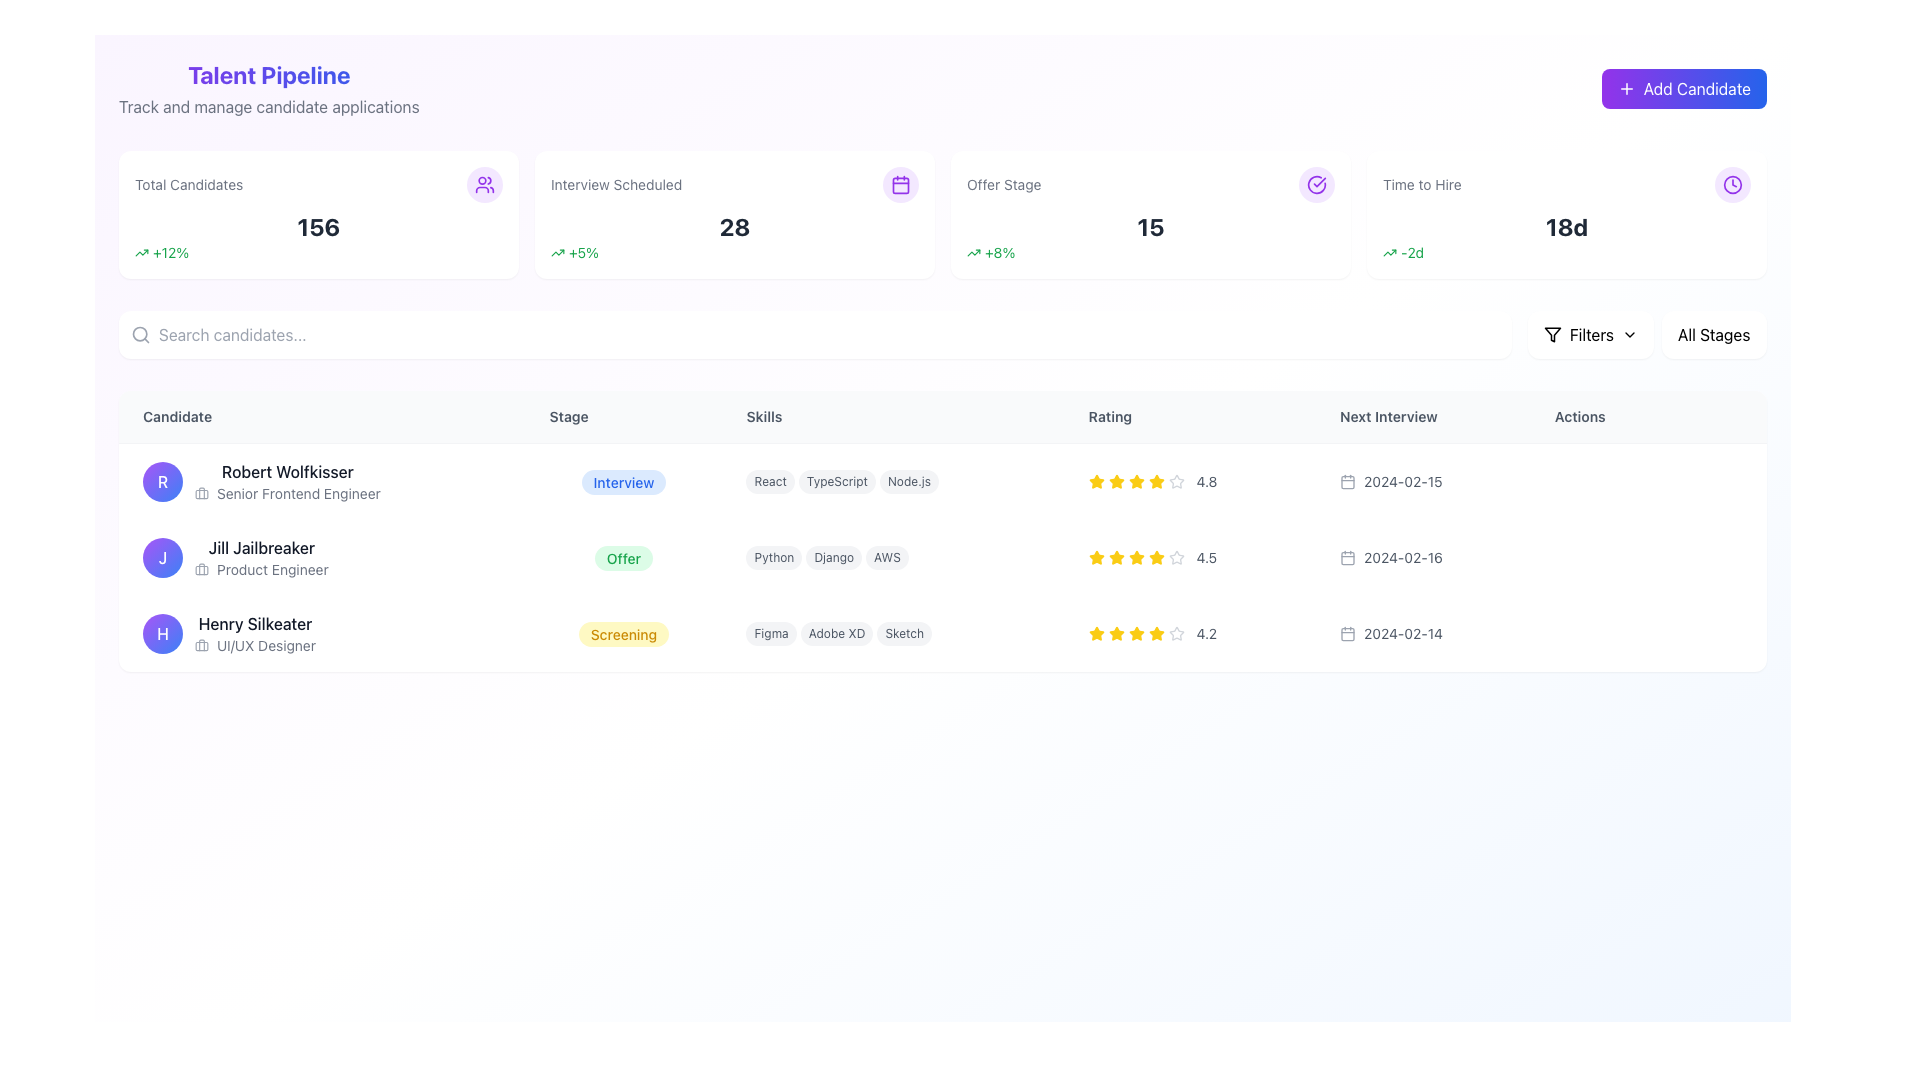 The height and width of the screenshot is (1080, 1920). I want to click on the Text label combined with an icon representing the candidate's details, which displays 'Henry Silkeater' and 'UI/UX Designer' positioned in the third row of the candidate list, so click(254, 633).